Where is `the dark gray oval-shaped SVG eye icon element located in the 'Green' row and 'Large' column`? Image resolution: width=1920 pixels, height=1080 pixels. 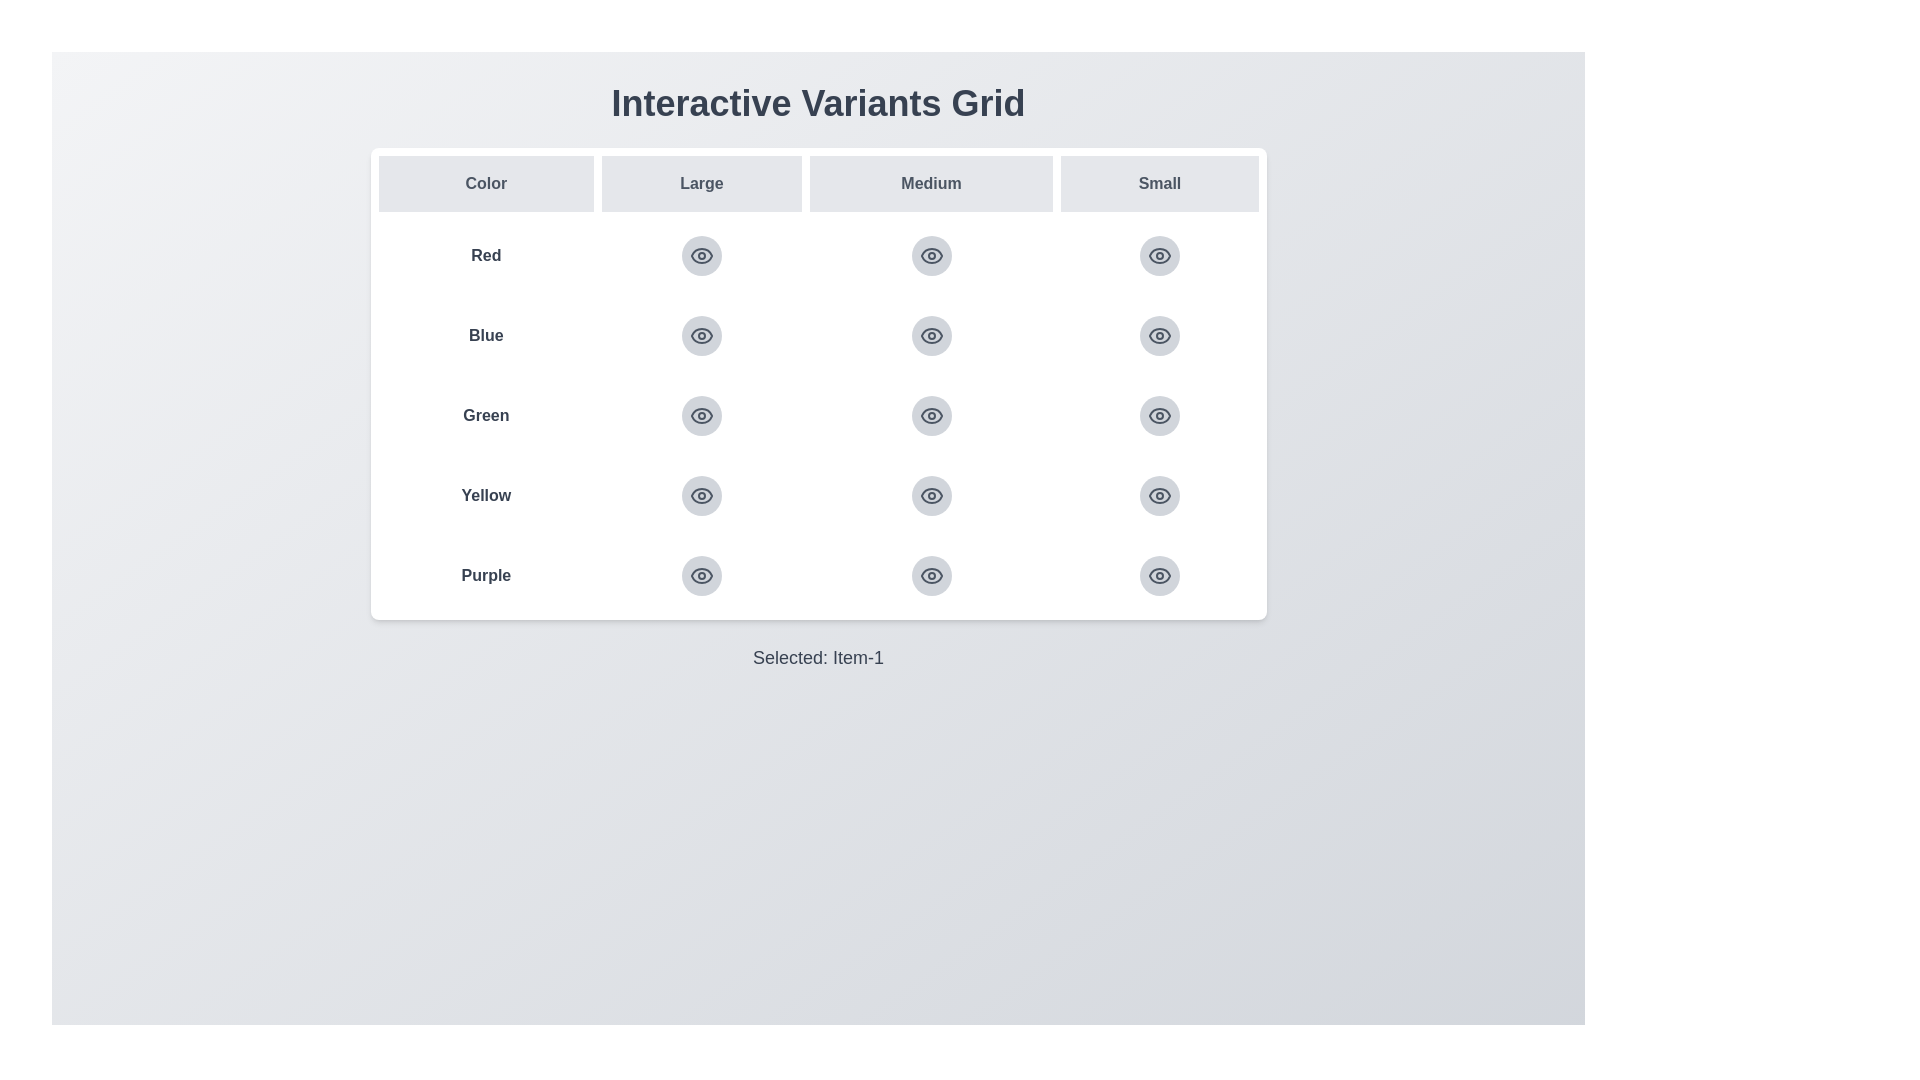 the dark gray oval-shaped SVG eye icon element located in the 'Green' row and 'Large' column is located at coordinates (701, 415).